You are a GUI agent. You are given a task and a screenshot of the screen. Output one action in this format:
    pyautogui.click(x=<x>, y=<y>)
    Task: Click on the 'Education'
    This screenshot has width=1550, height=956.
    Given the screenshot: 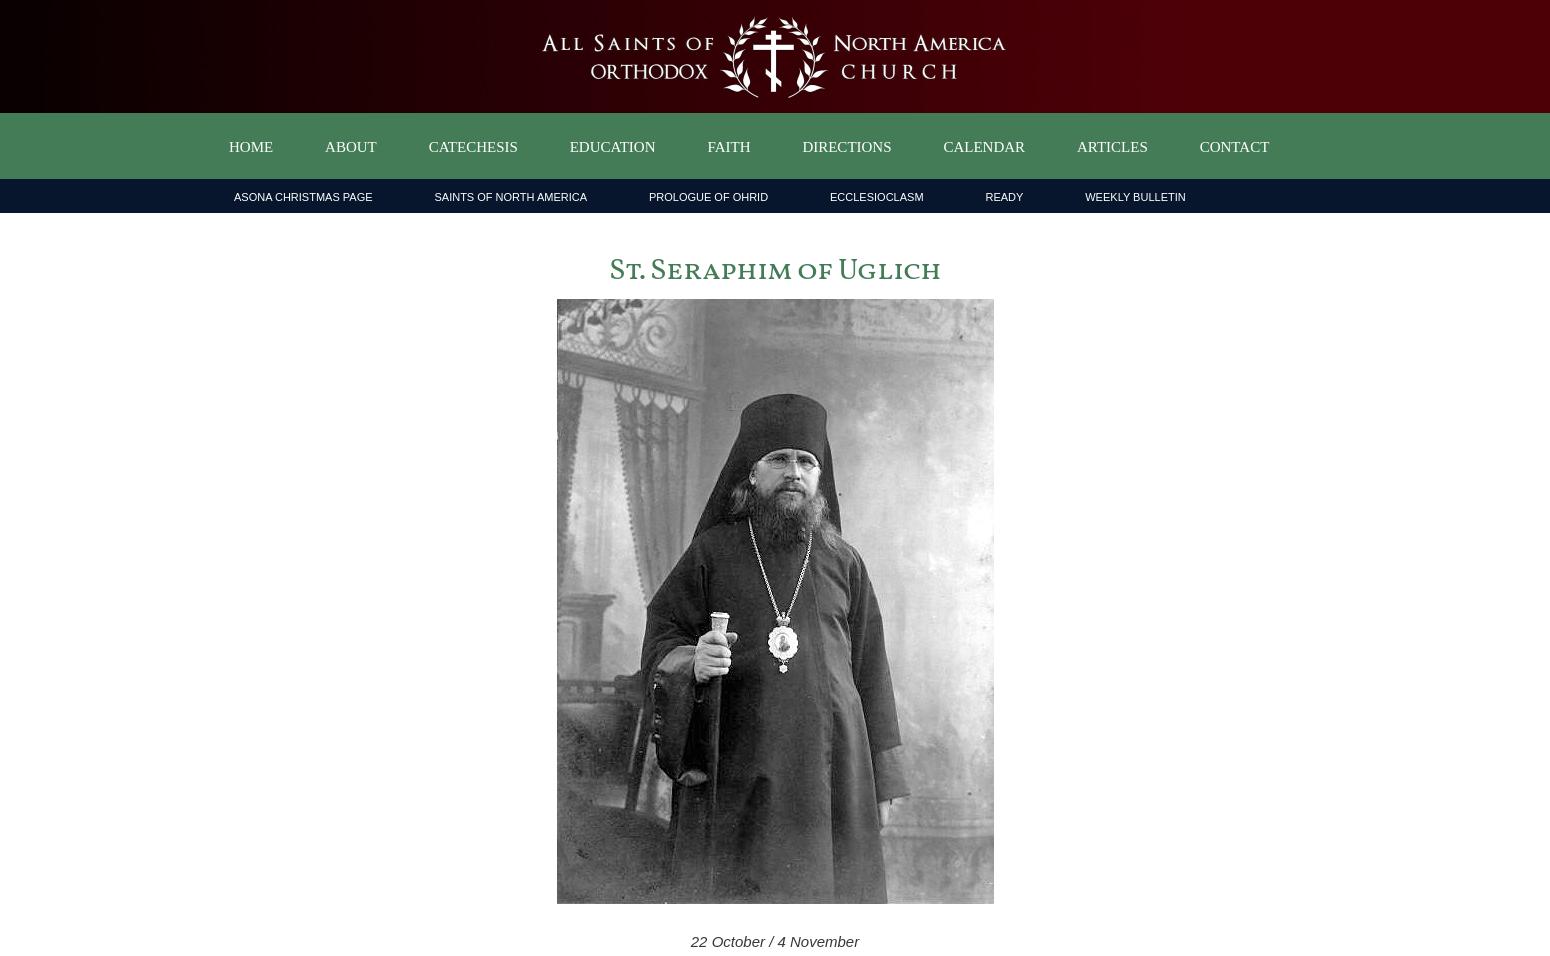 What is the action you would take?
    pyautogui.click(x=569, y=147)
    